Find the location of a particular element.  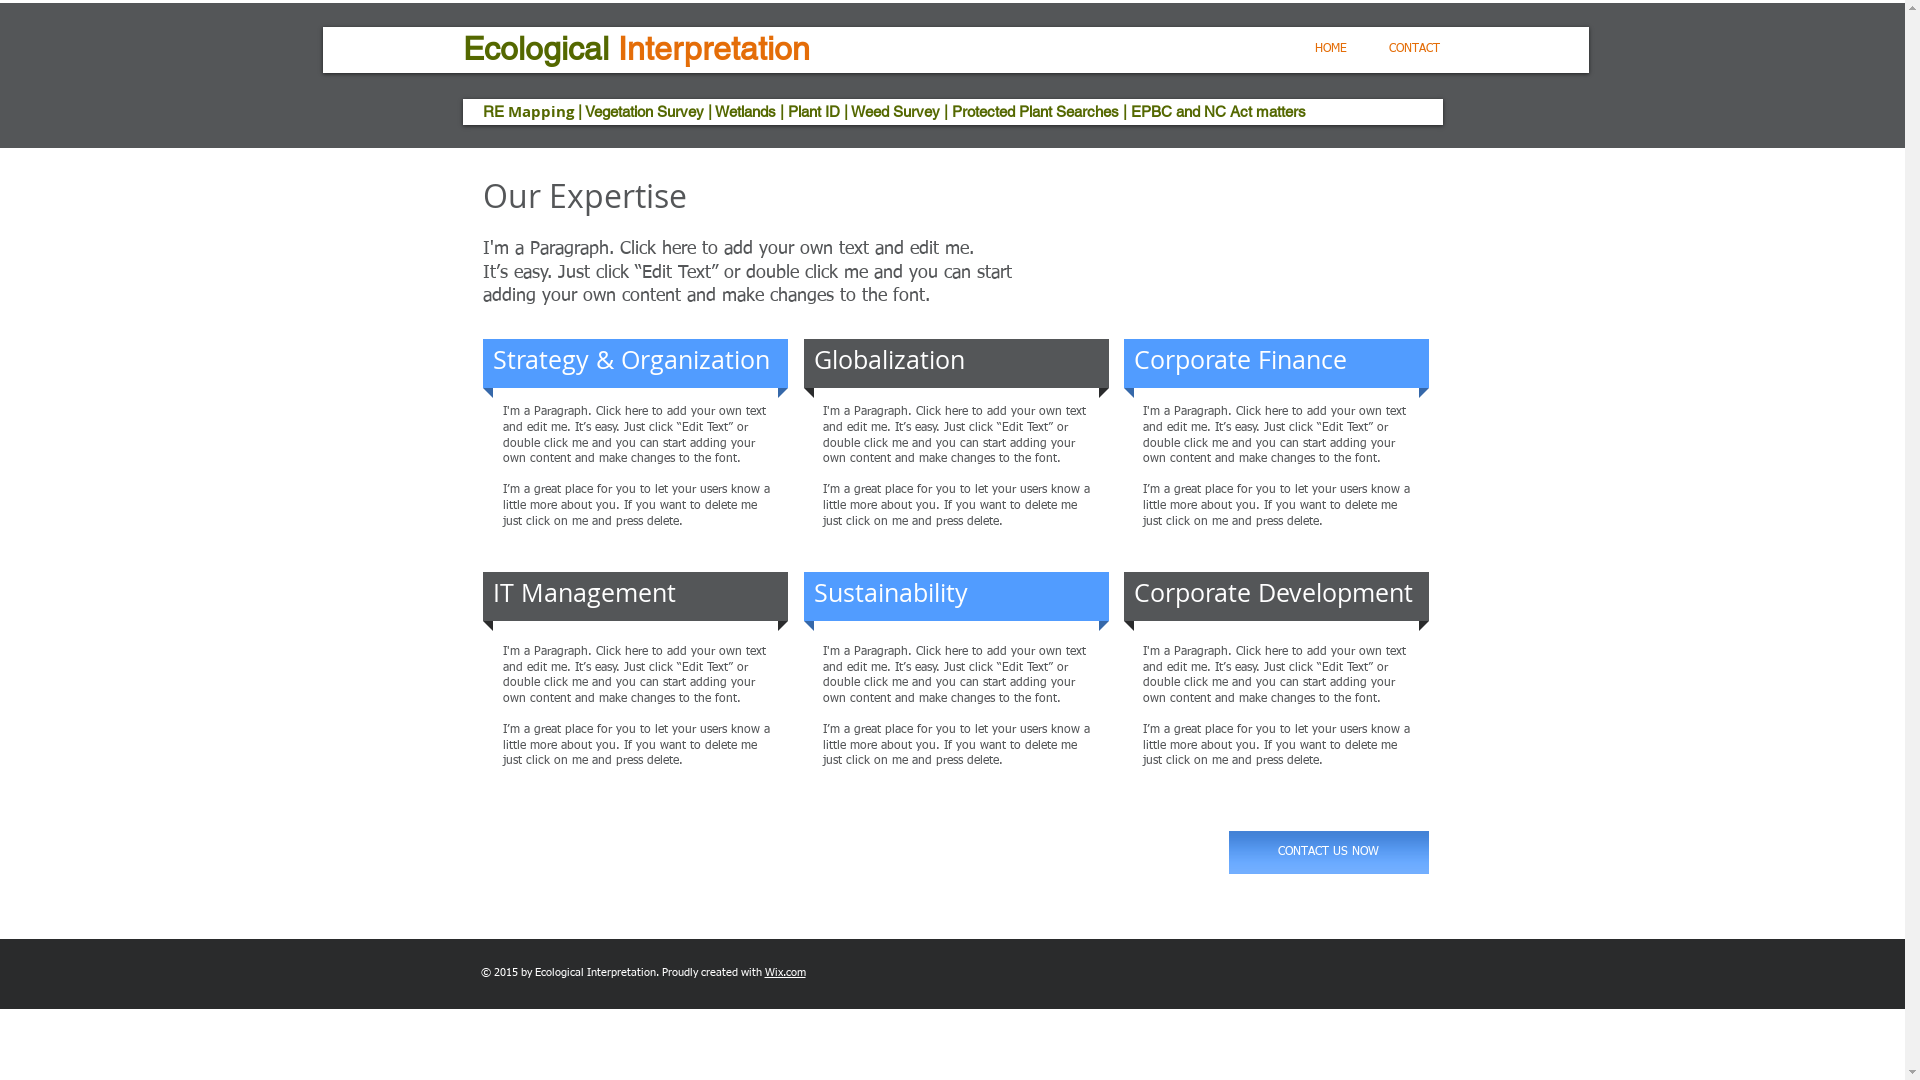

'HOME' is located at coordinates (1330, 48).